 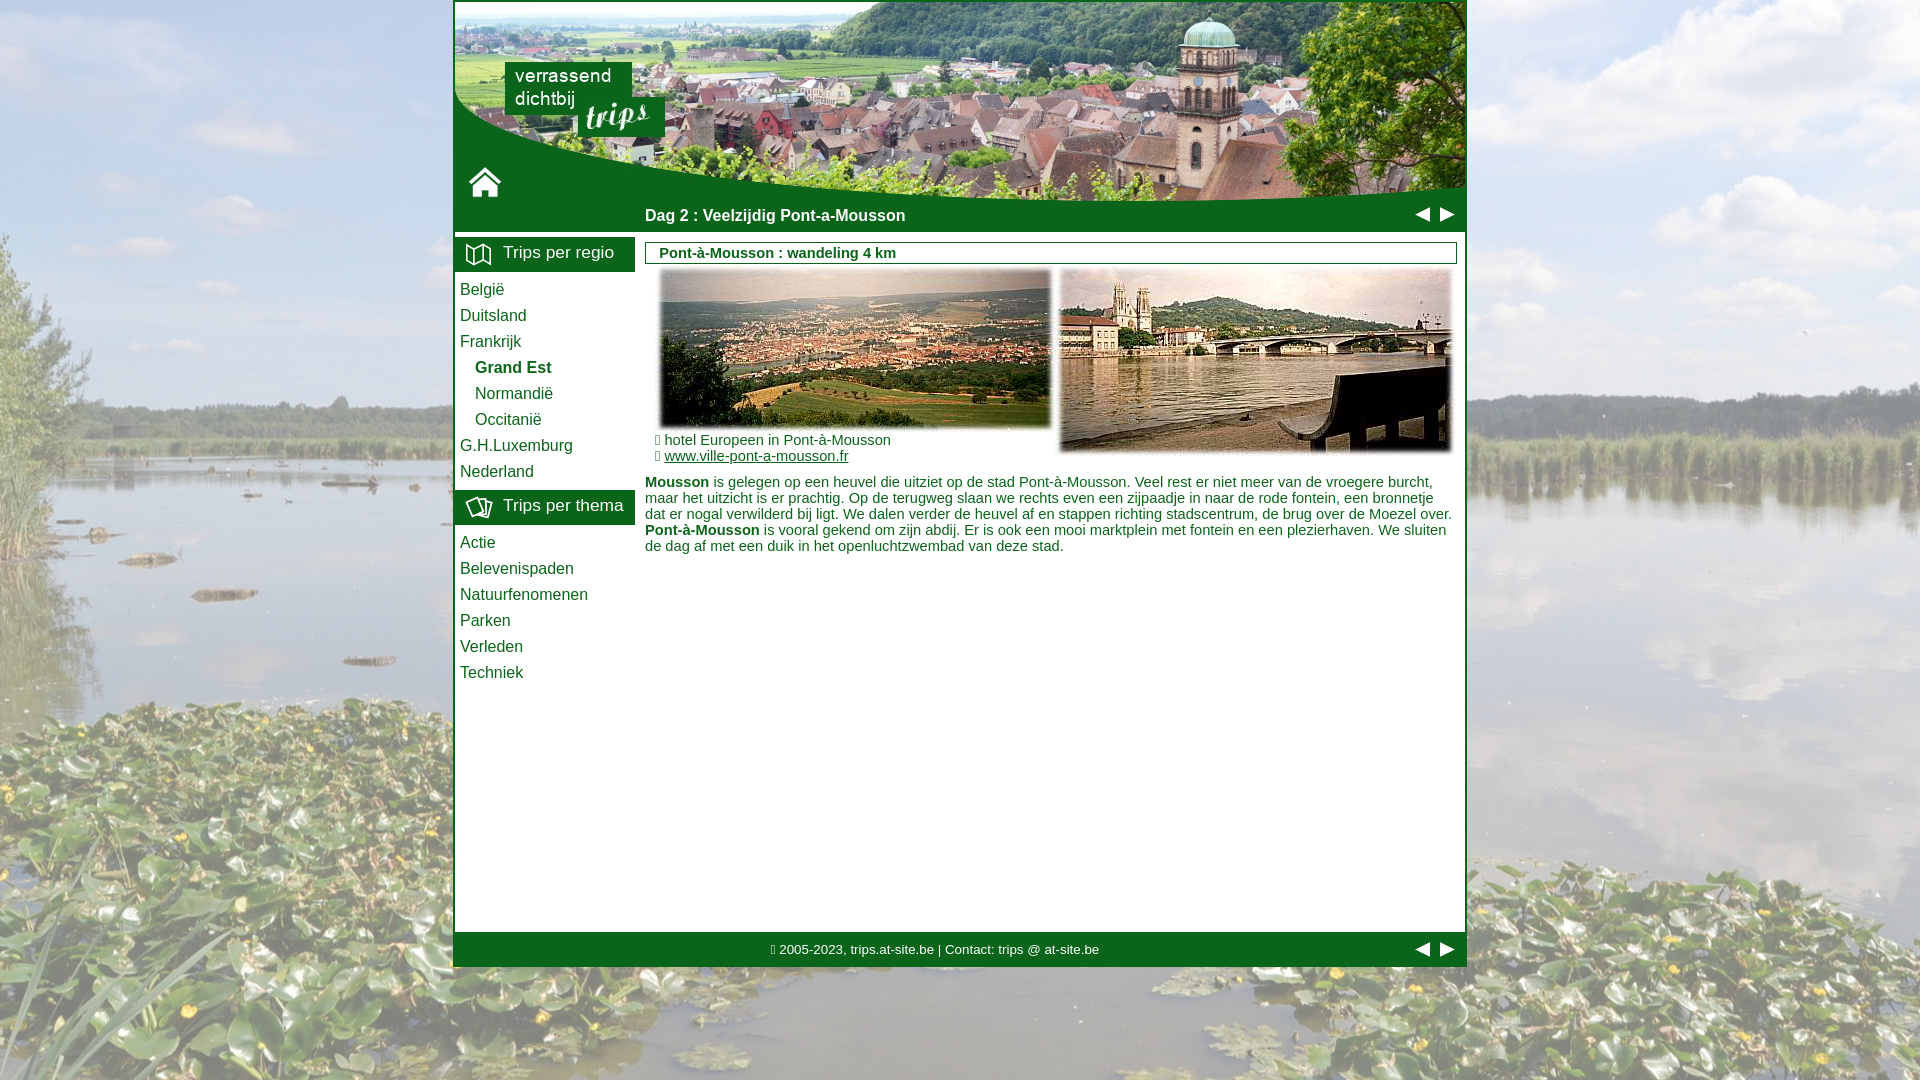 What do you see at coordinates (454, 315) in the screenshot?
I see `'Duitsland'` at bounding box center [454, 315].